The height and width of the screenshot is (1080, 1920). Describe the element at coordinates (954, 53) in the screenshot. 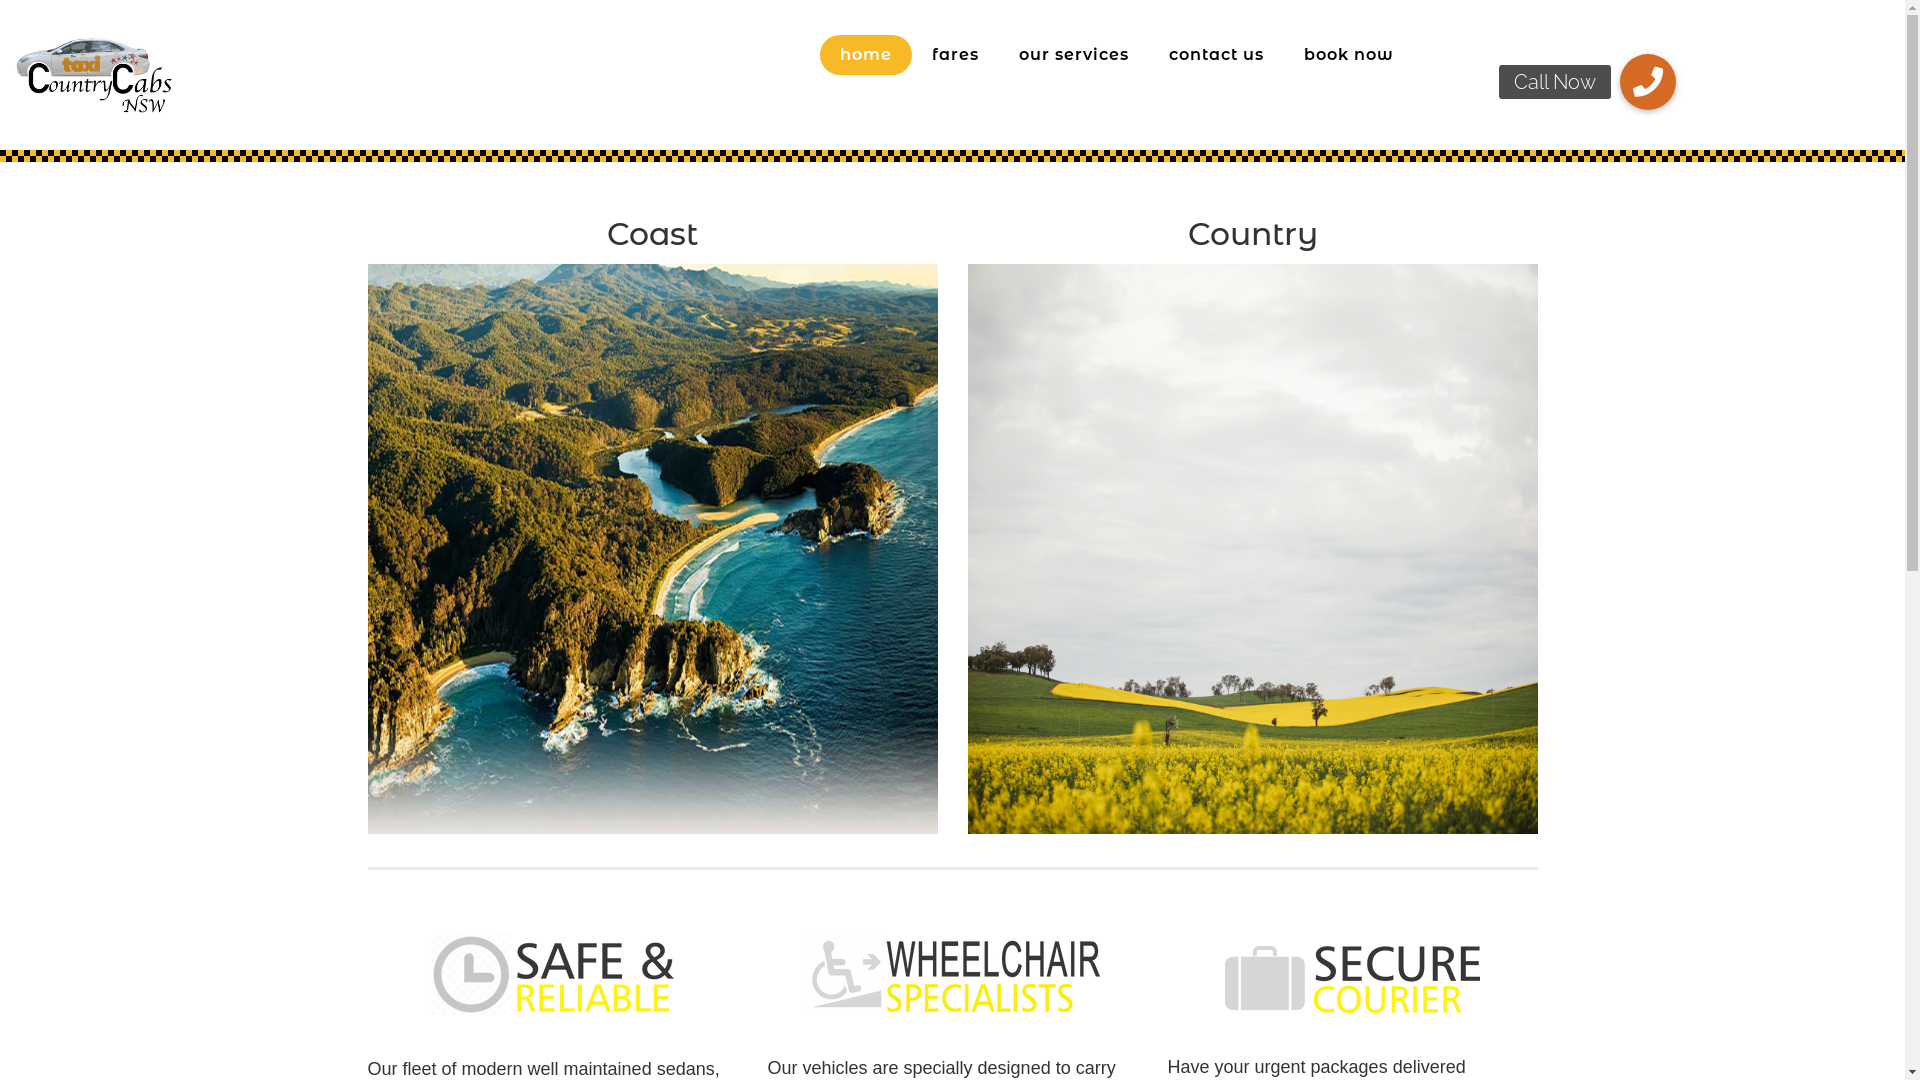

I see `'fares'` at that location.